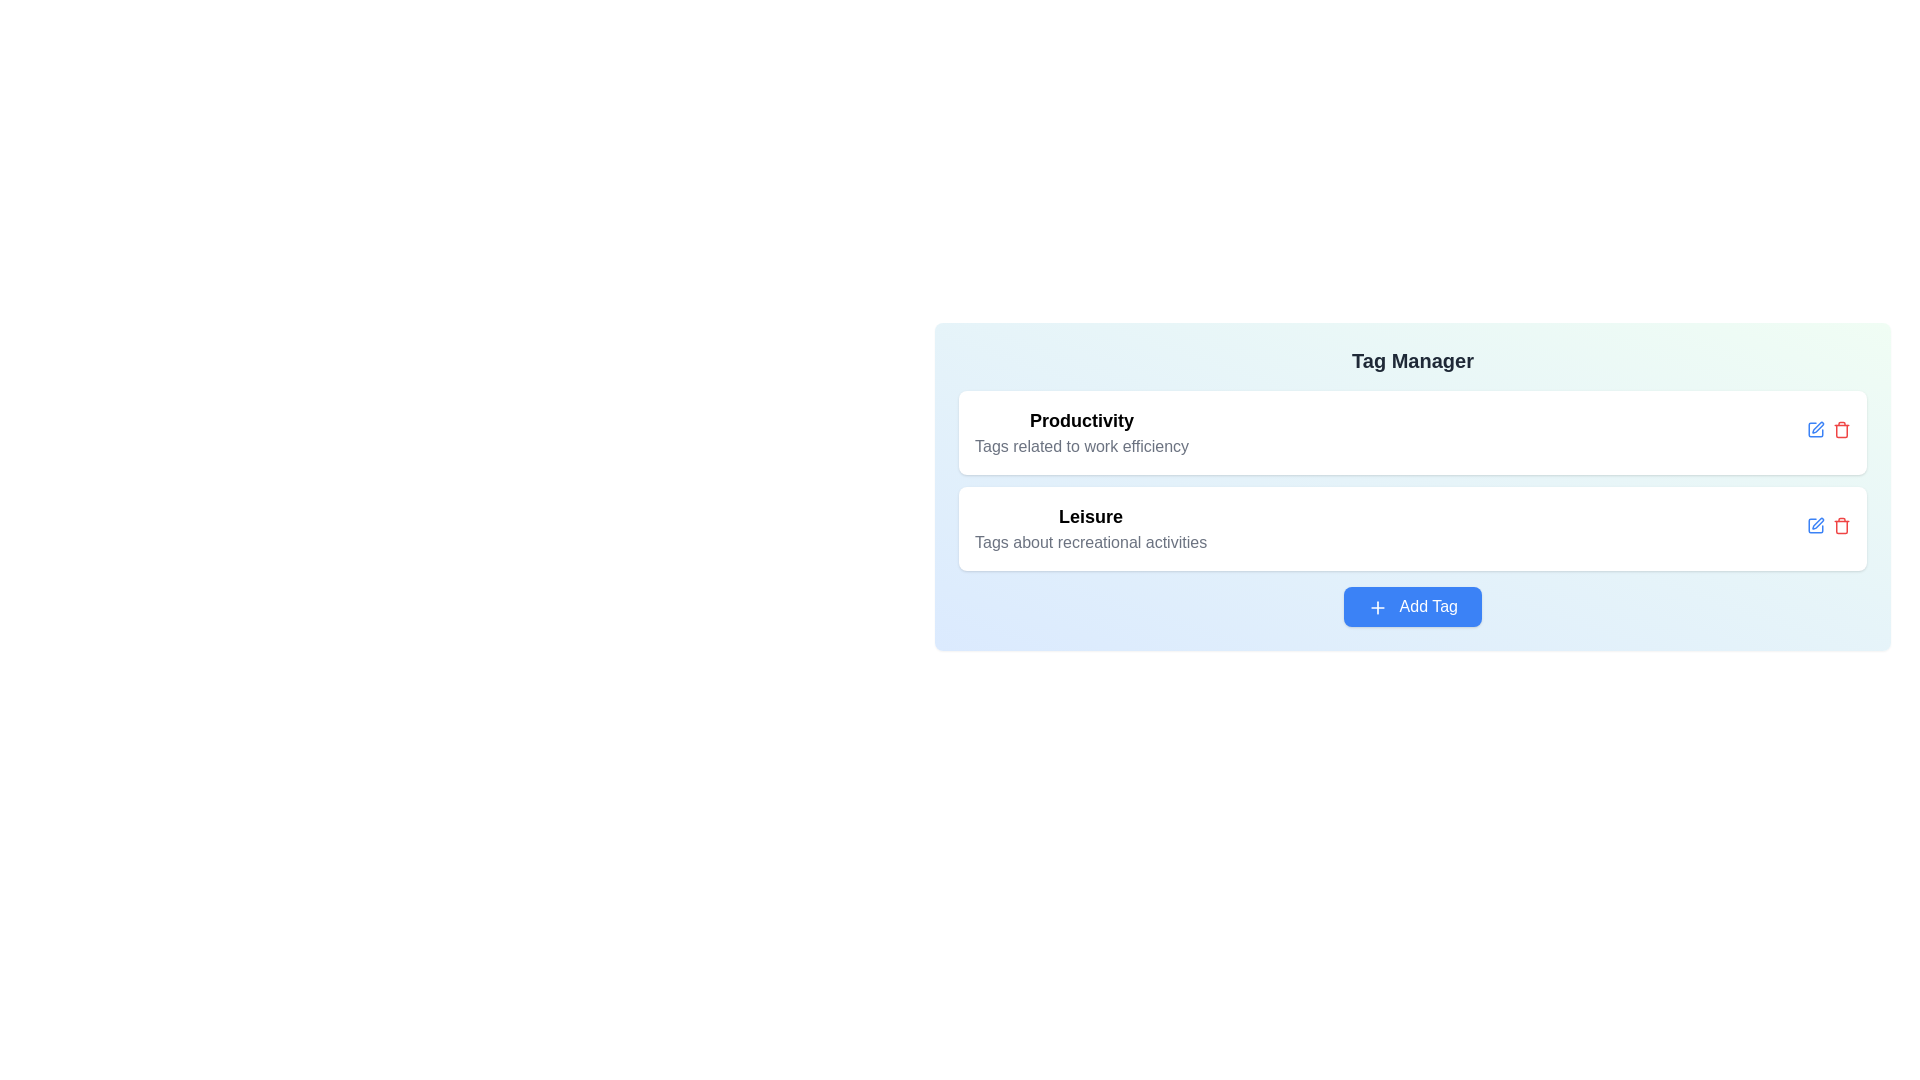 The width and height of the screenshot is (1920, 1080). What do you see at coordinates (1090, 543) in the screenshot?
I see `descriptive text located beneath the 'Leisure' header, which provides additional context about the category` at bounding box center [1090, 543].